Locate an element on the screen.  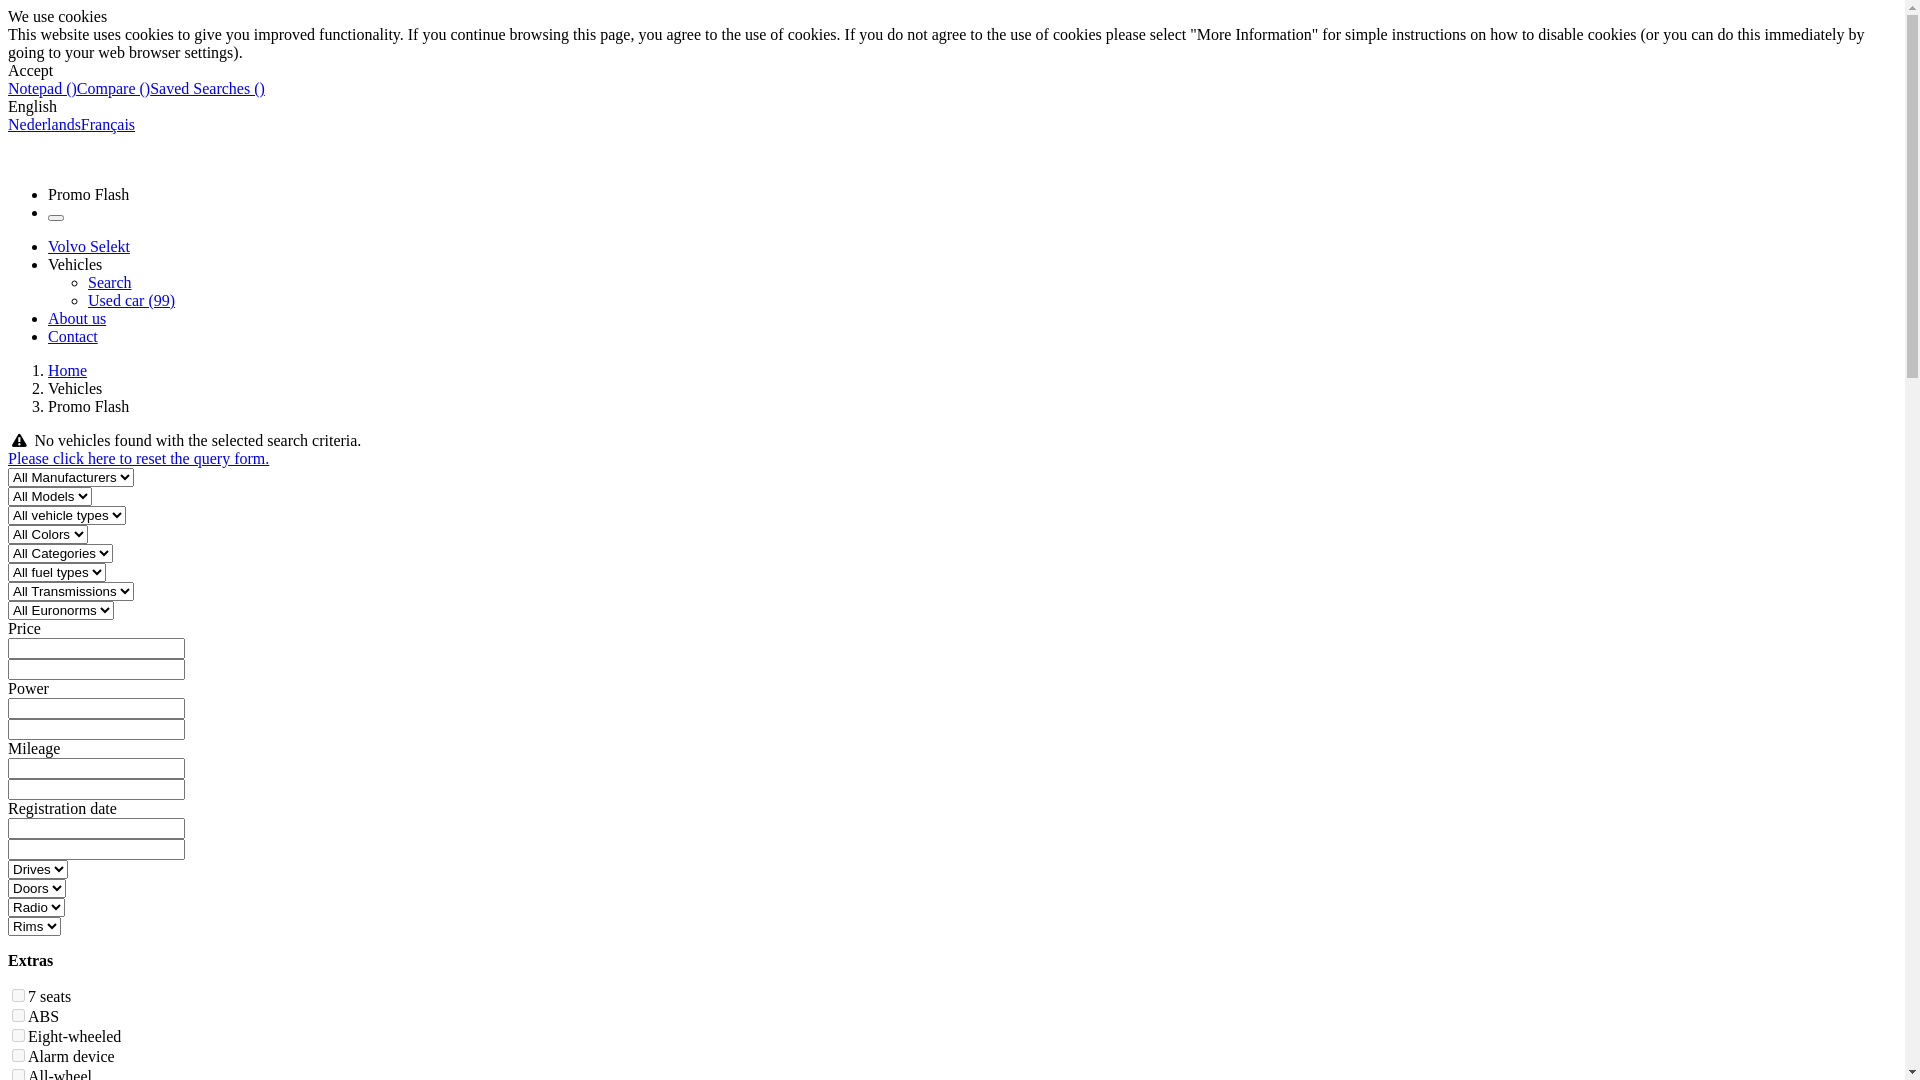
'Contact' is located at coordinates (72, 335).